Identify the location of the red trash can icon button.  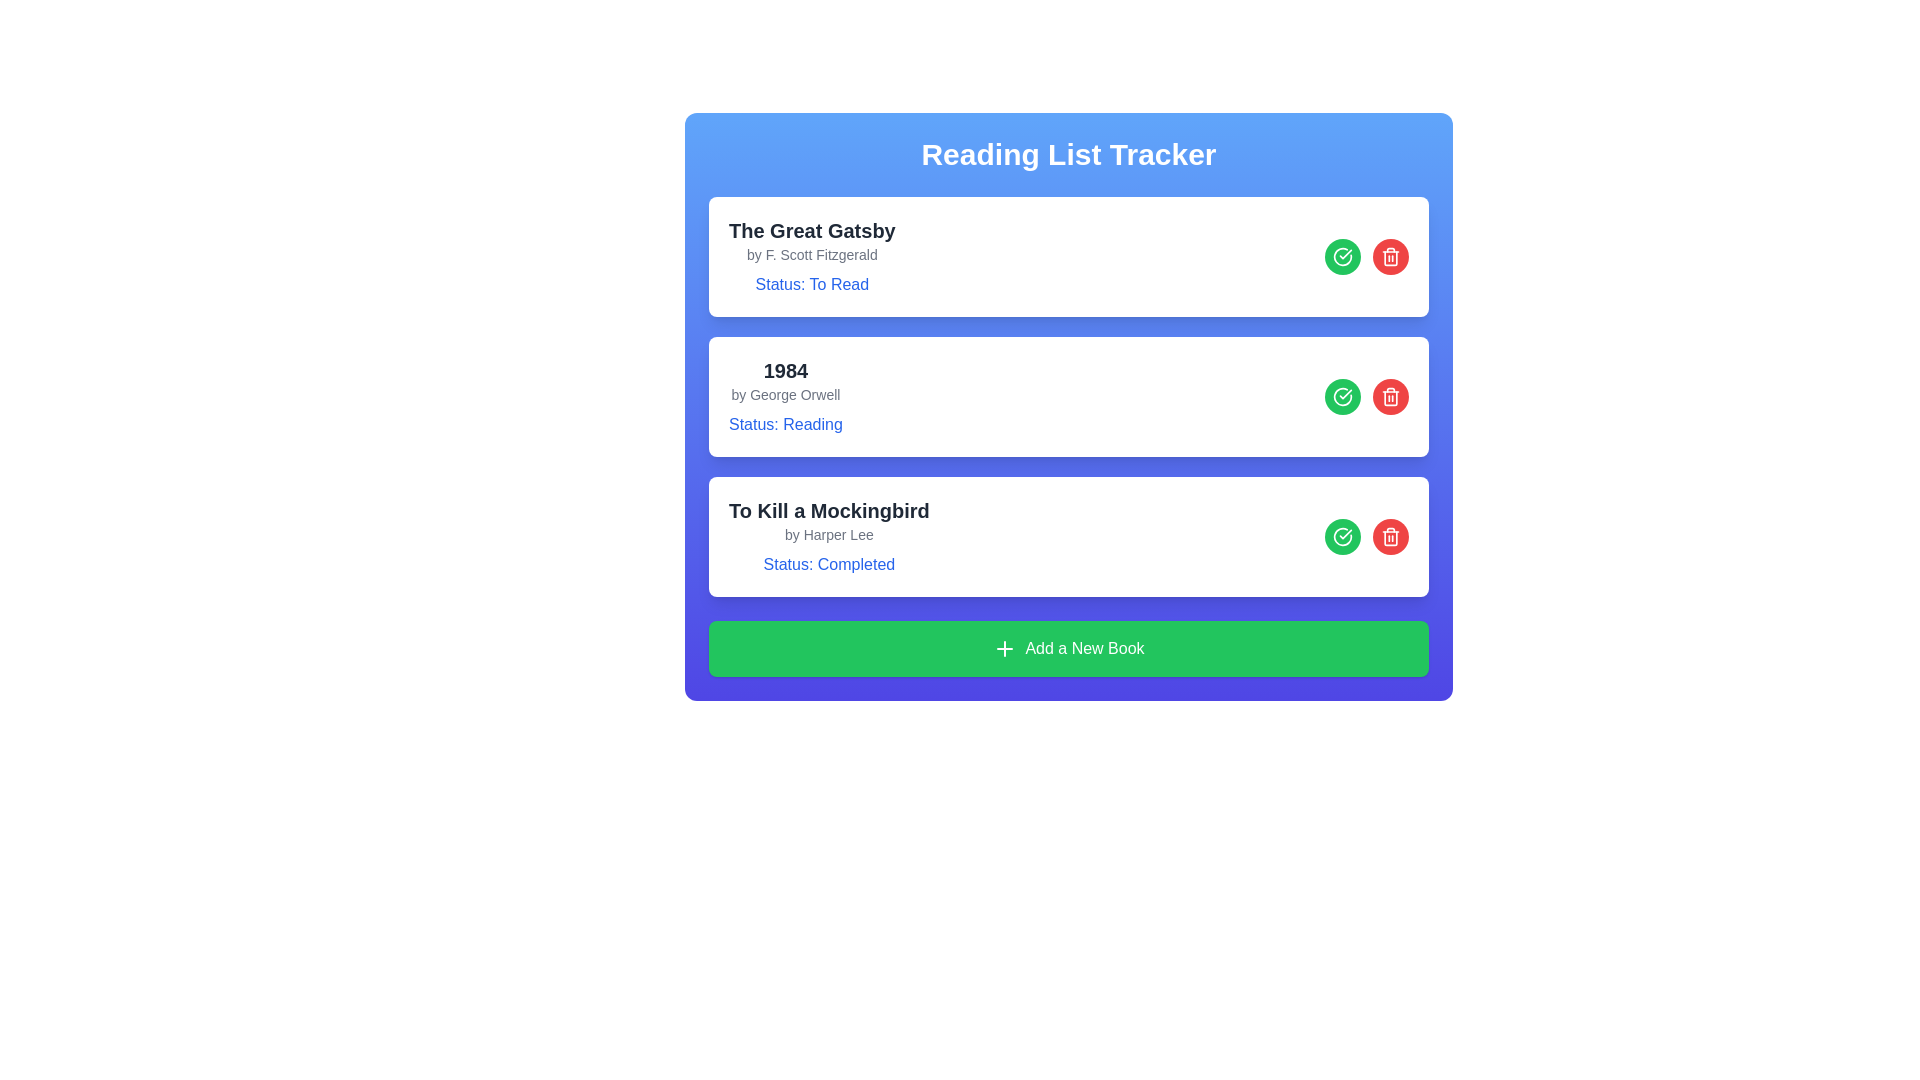
(1390, 397).